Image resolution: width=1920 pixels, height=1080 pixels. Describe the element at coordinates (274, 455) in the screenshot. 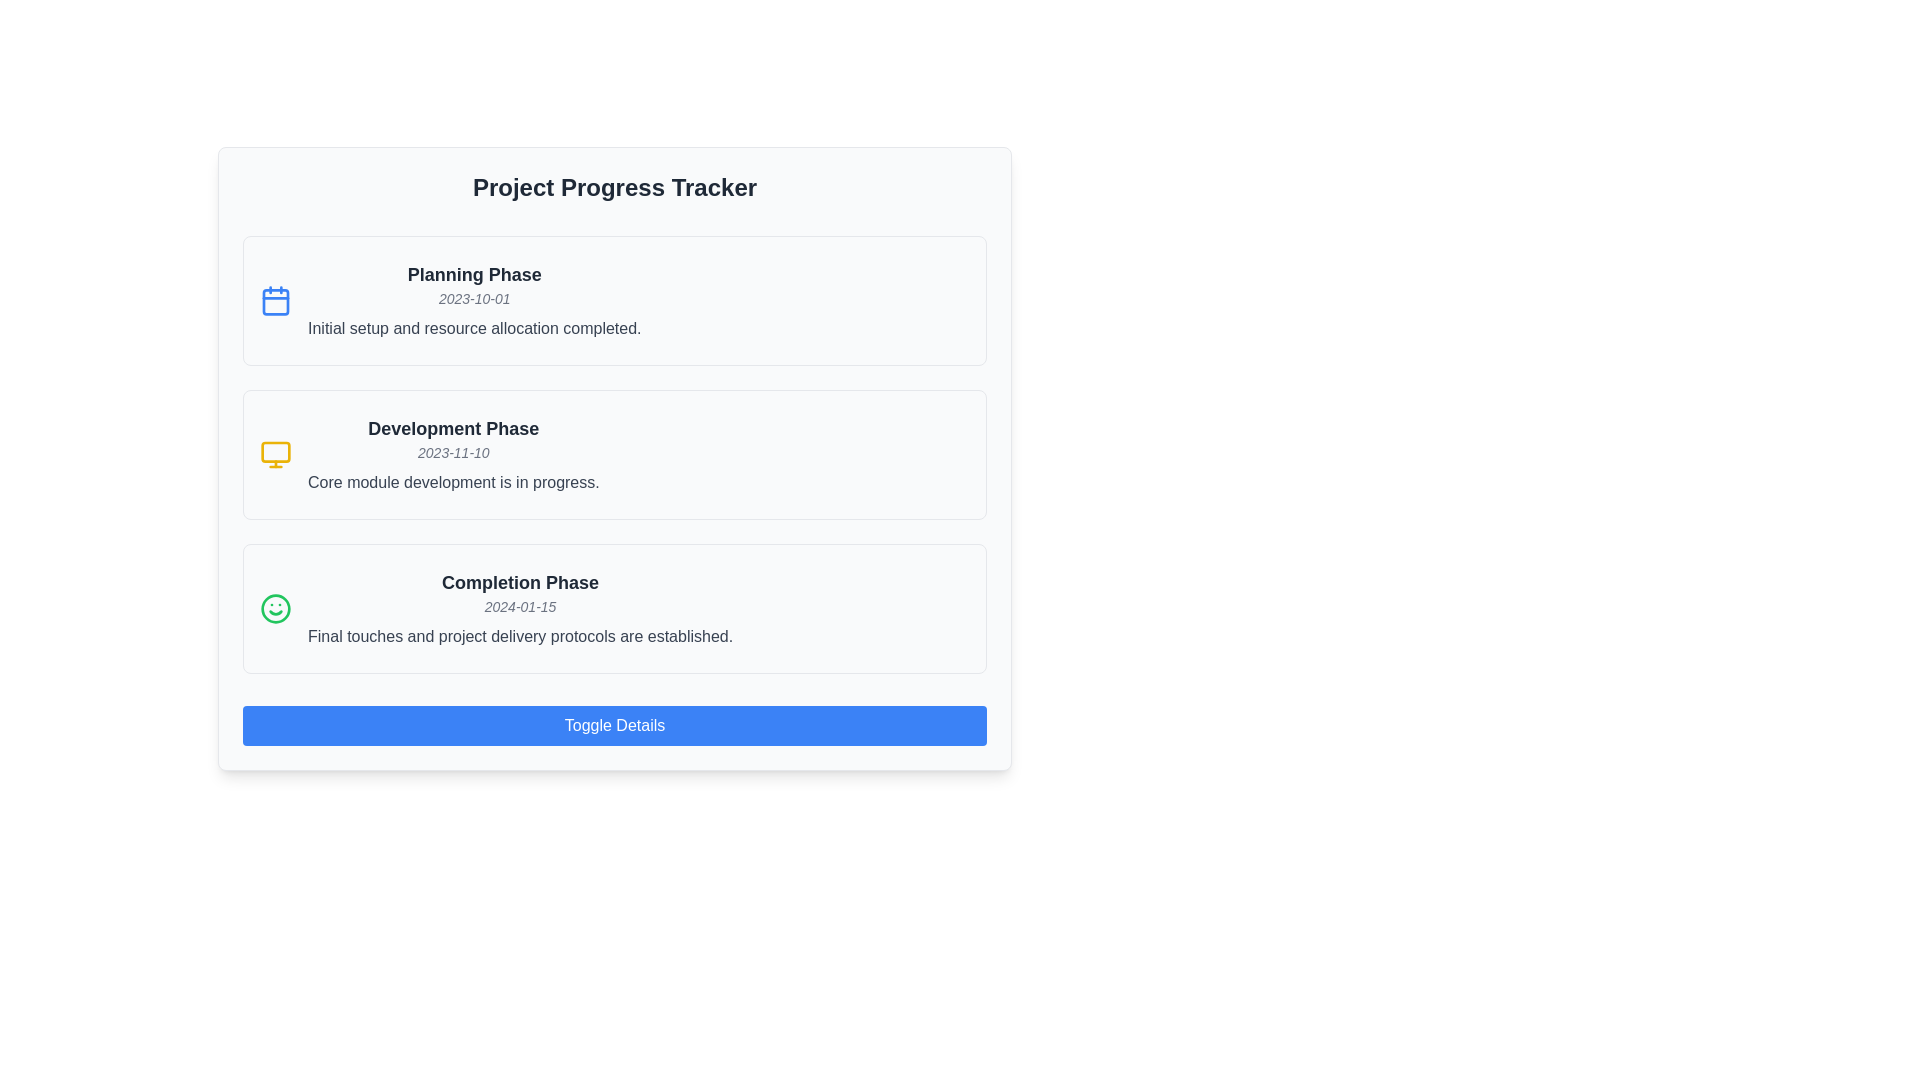

I see `the yellow computer monitor icon located in the 'Development Phase' section of the 'Project Progress Tracker', which precedes the text 'Development Phase'` at that location.